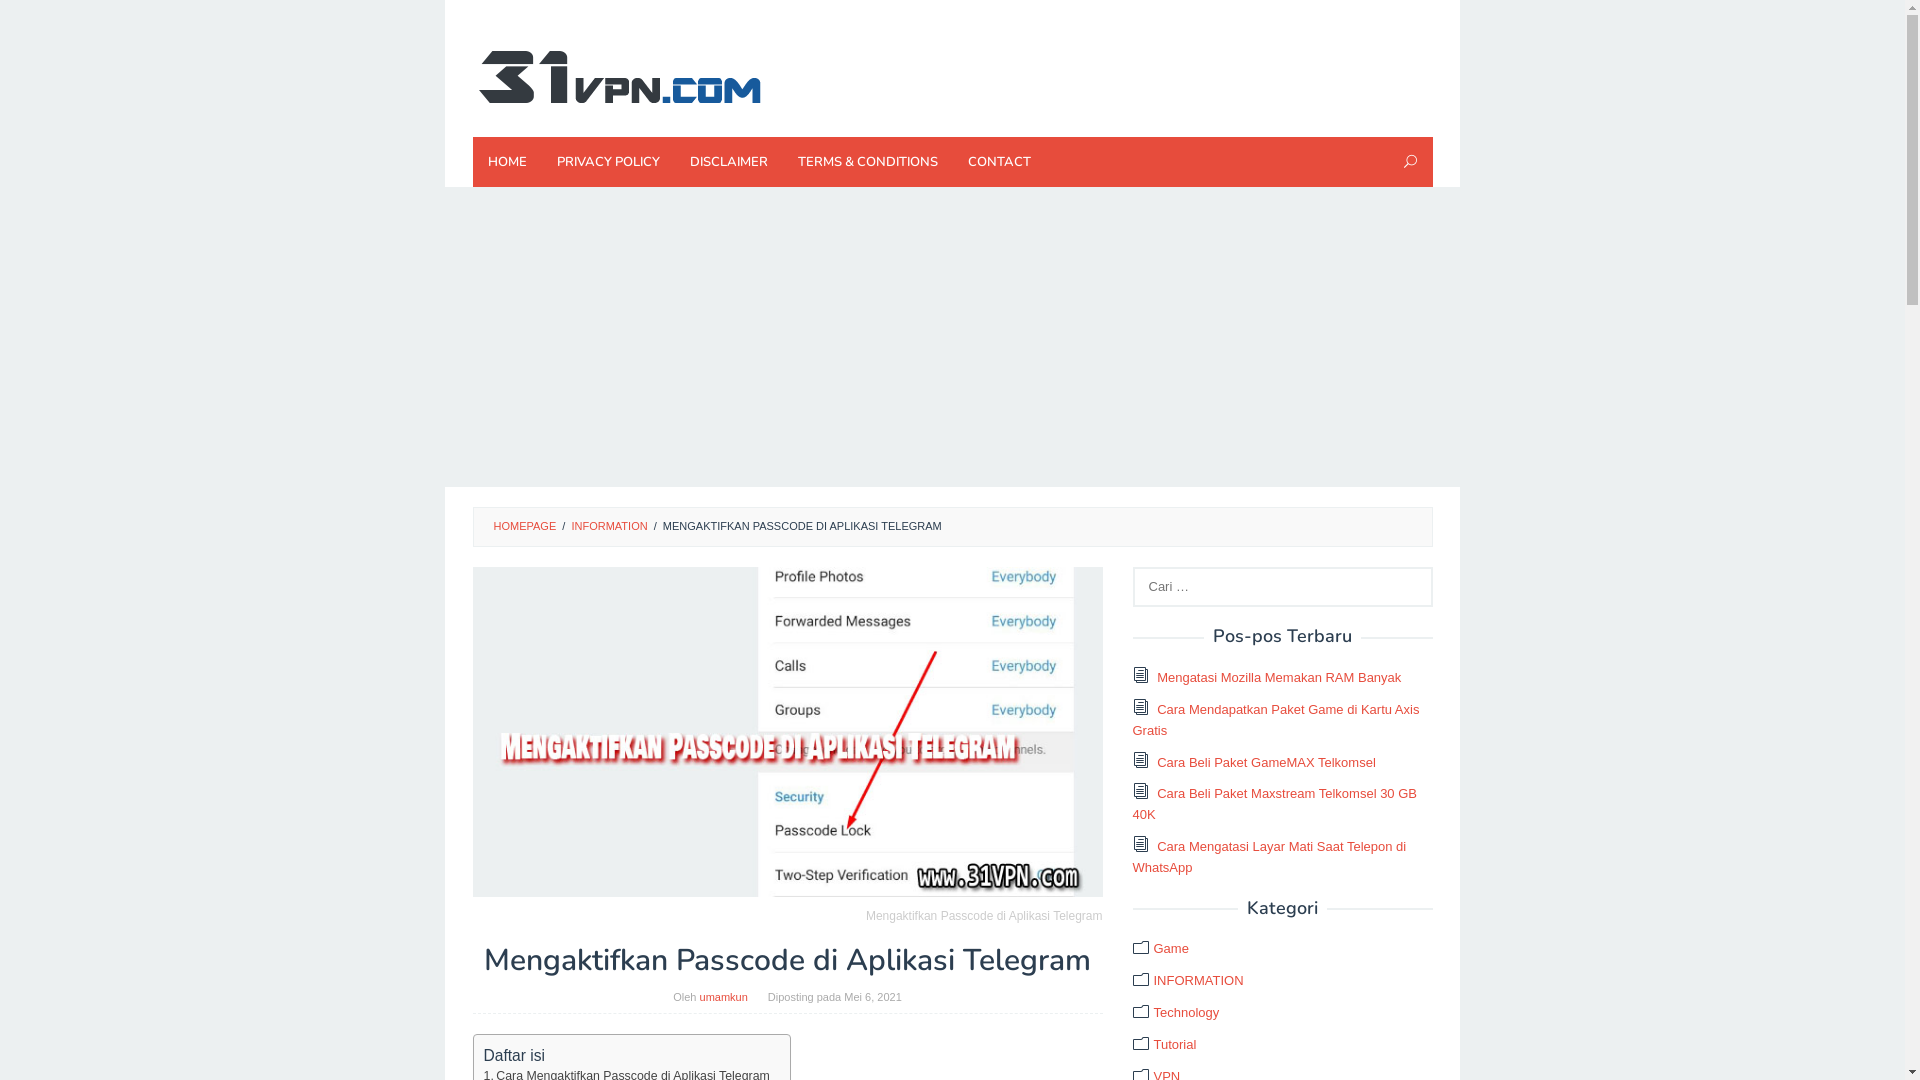 This screenshot has height=1080, width=1920. What do you see at coordinates (1273, 802) in the screenshot?
I see `'Cara Beli Paket Maxstream Telkomsel 30 GB 40K'` at bounding box center [1273, 802].